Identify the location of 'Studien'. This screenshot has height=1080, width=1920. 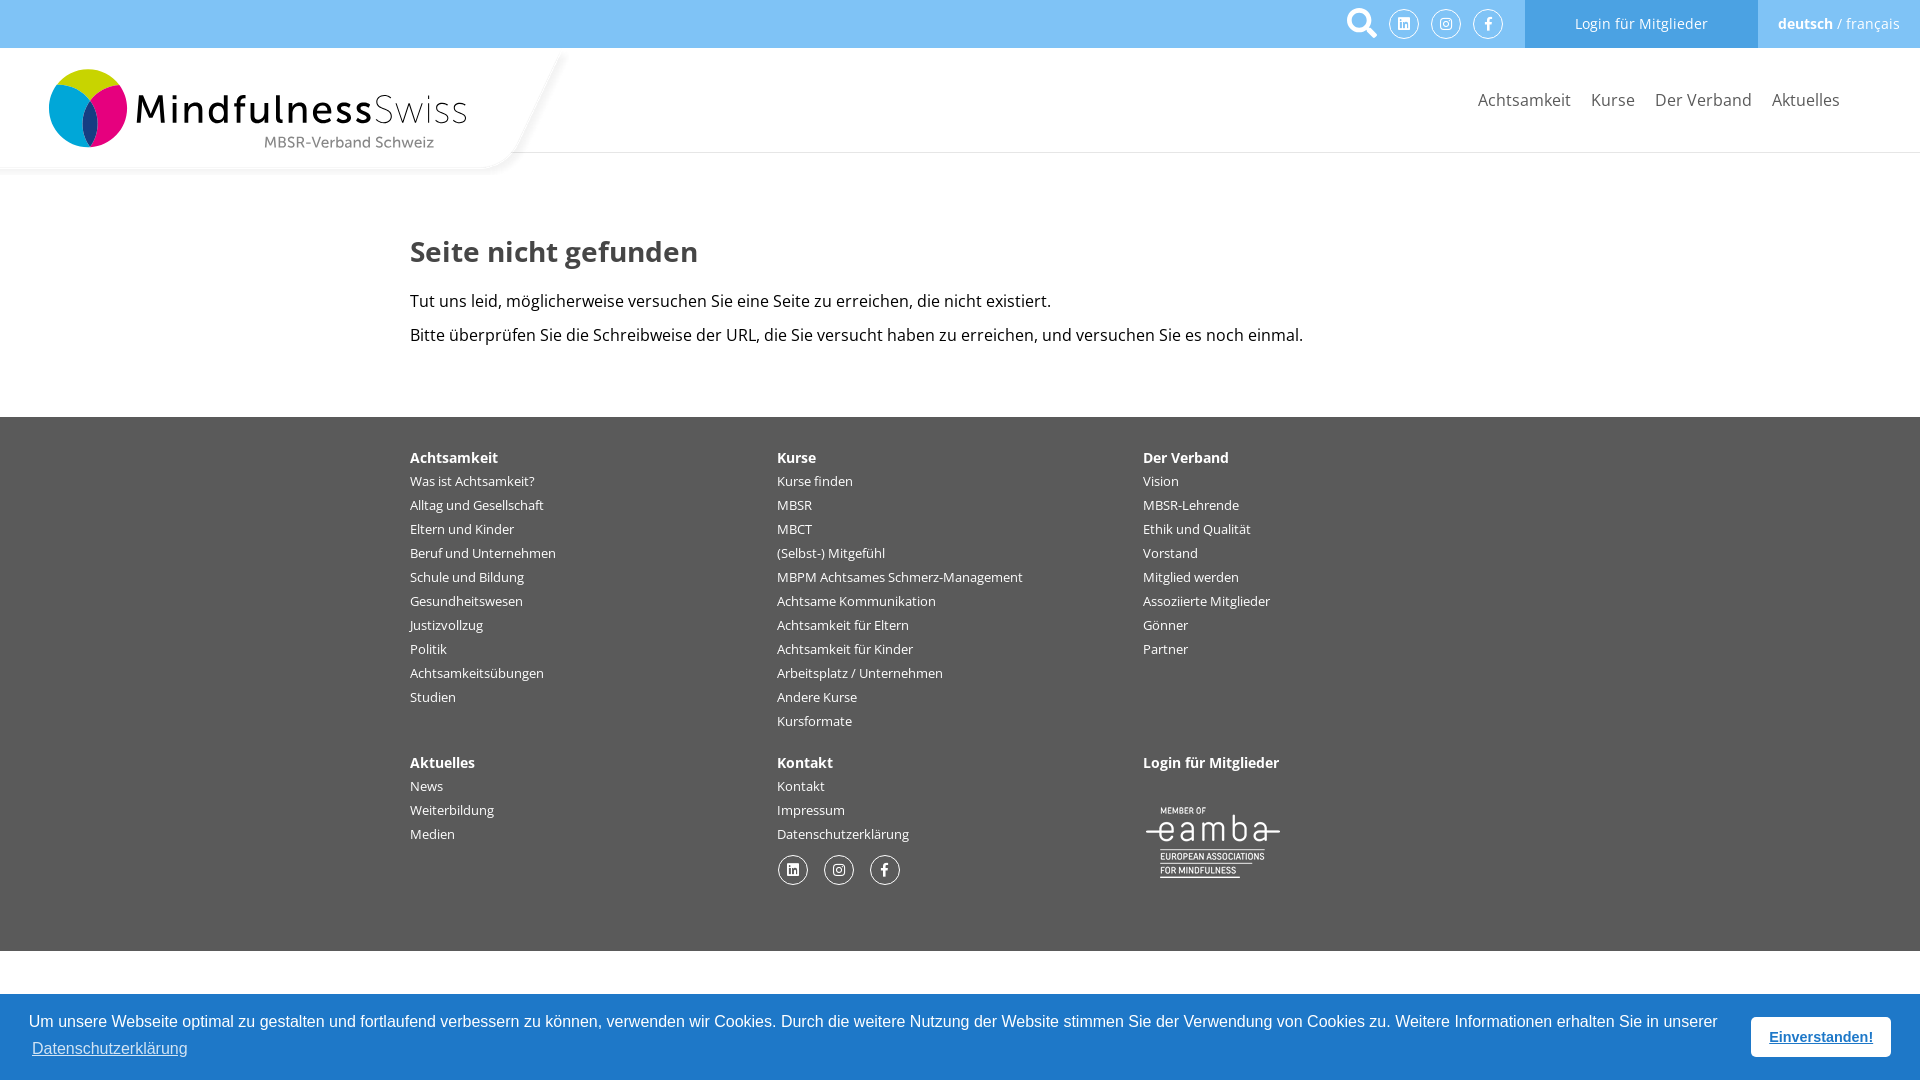
(408, 697).